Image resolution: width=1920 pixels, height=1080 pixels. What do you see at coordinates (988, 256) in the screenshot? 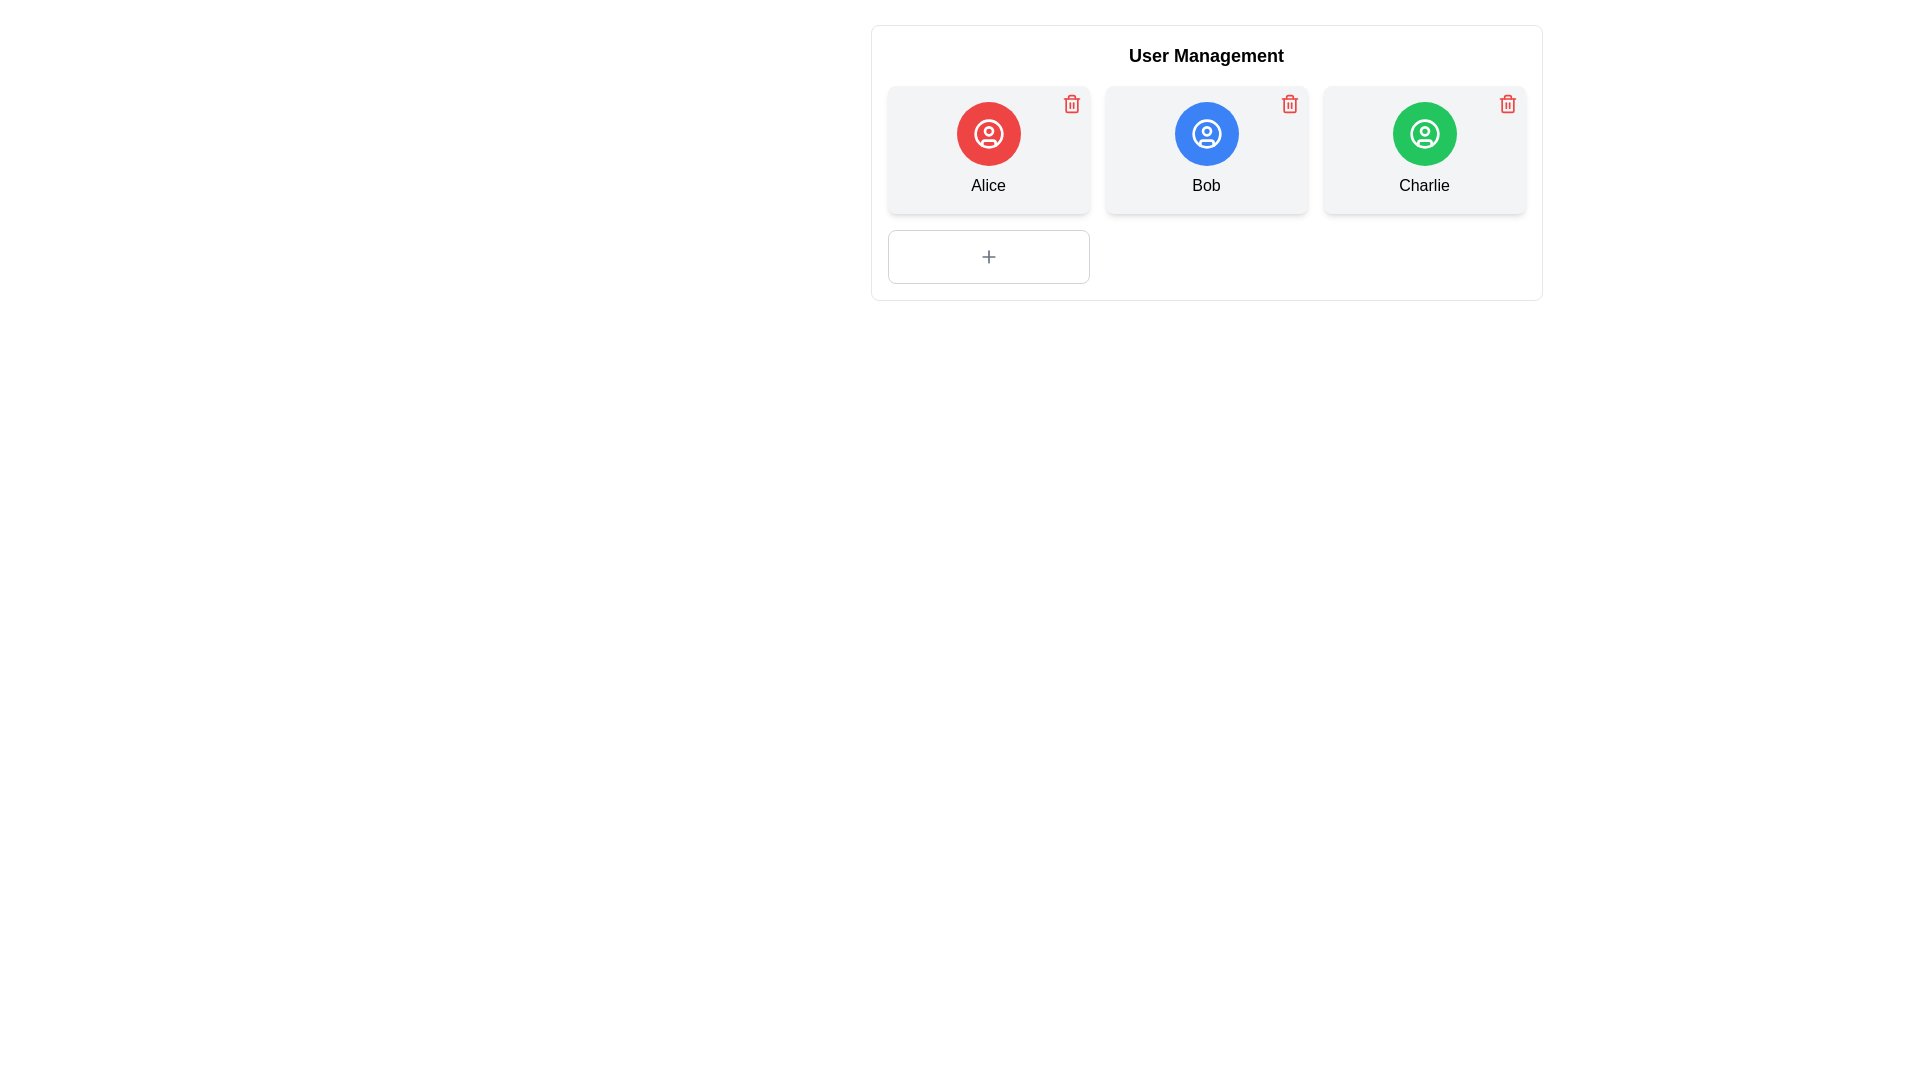
I see `the '+' button located in the bottom-left corner of the grid layout, directly beneath the user card displaying 'Alice', to initiate addition` at bounding box center [988, 256].